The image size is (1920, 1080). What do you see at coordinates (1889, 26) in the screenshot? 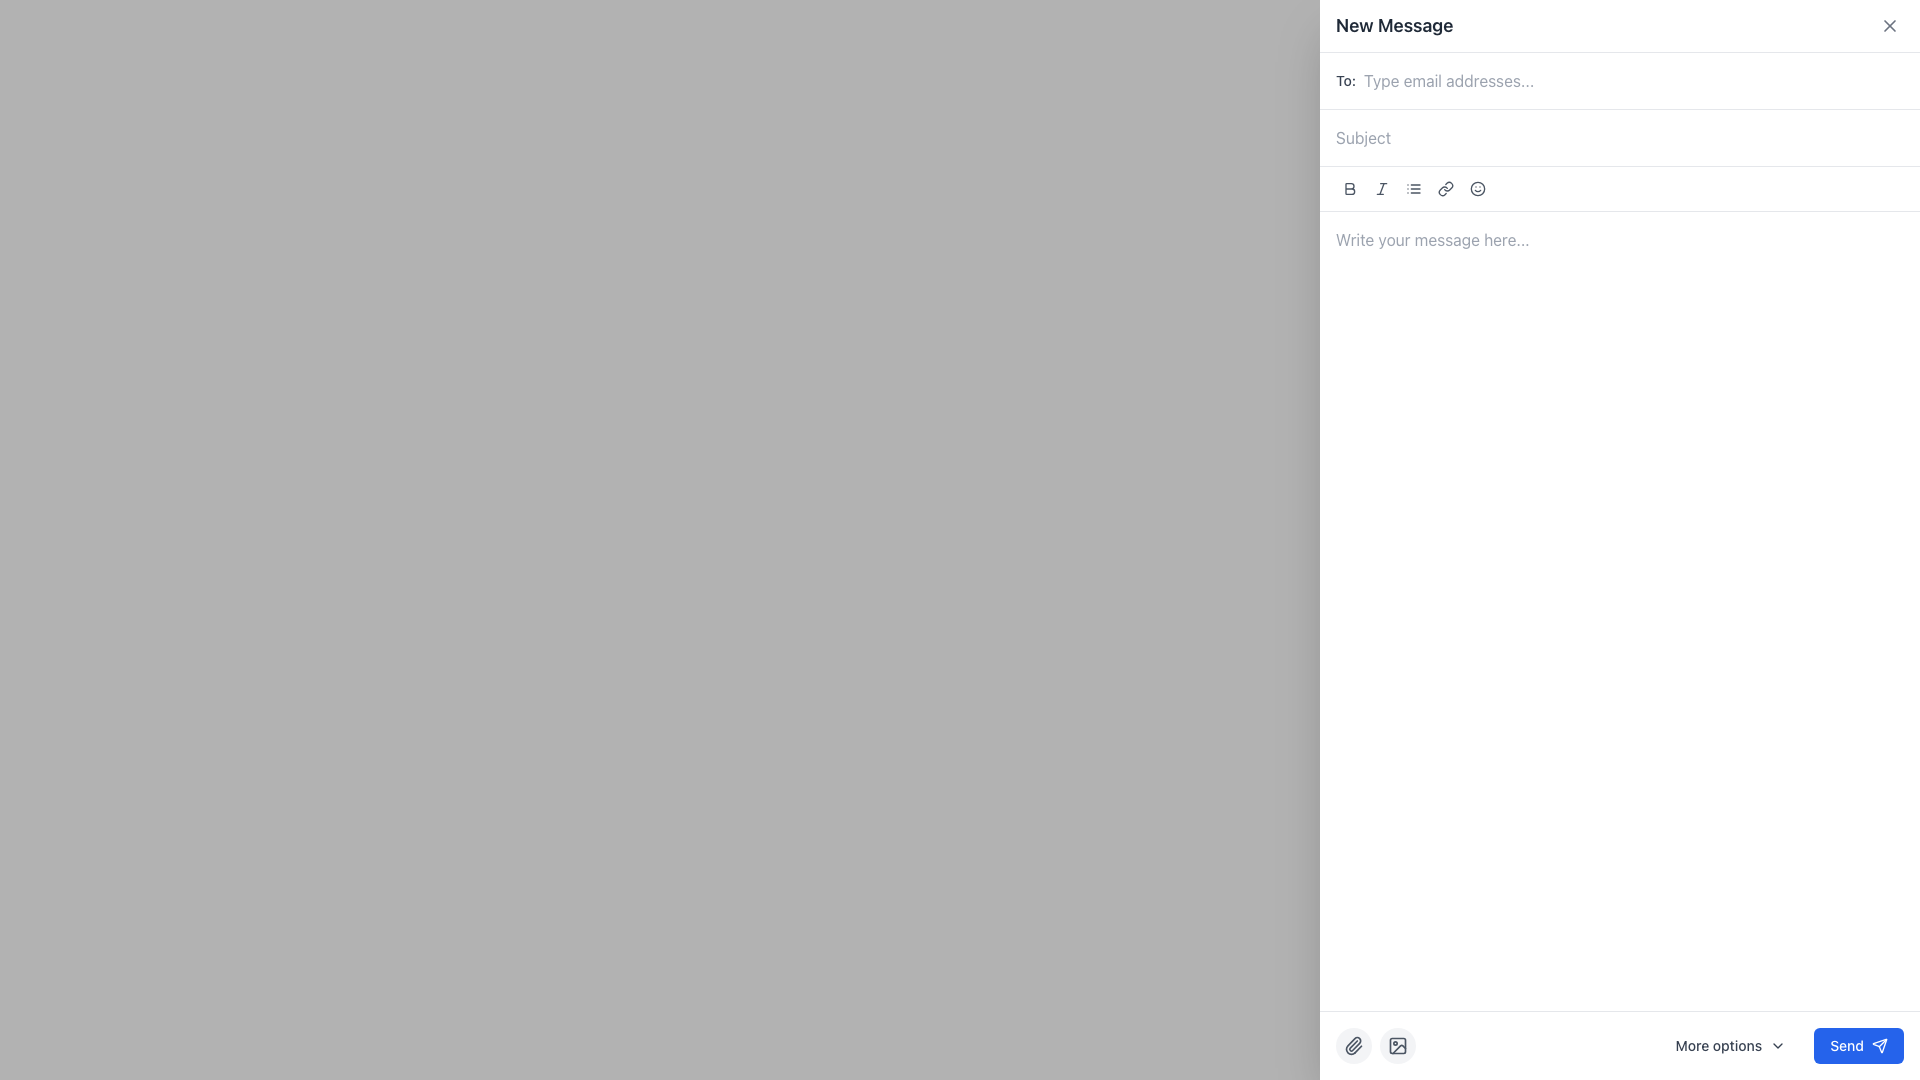
I see `the close icon button located at the top-right corner of the email composer interface` at bounding box center [1889, 26].